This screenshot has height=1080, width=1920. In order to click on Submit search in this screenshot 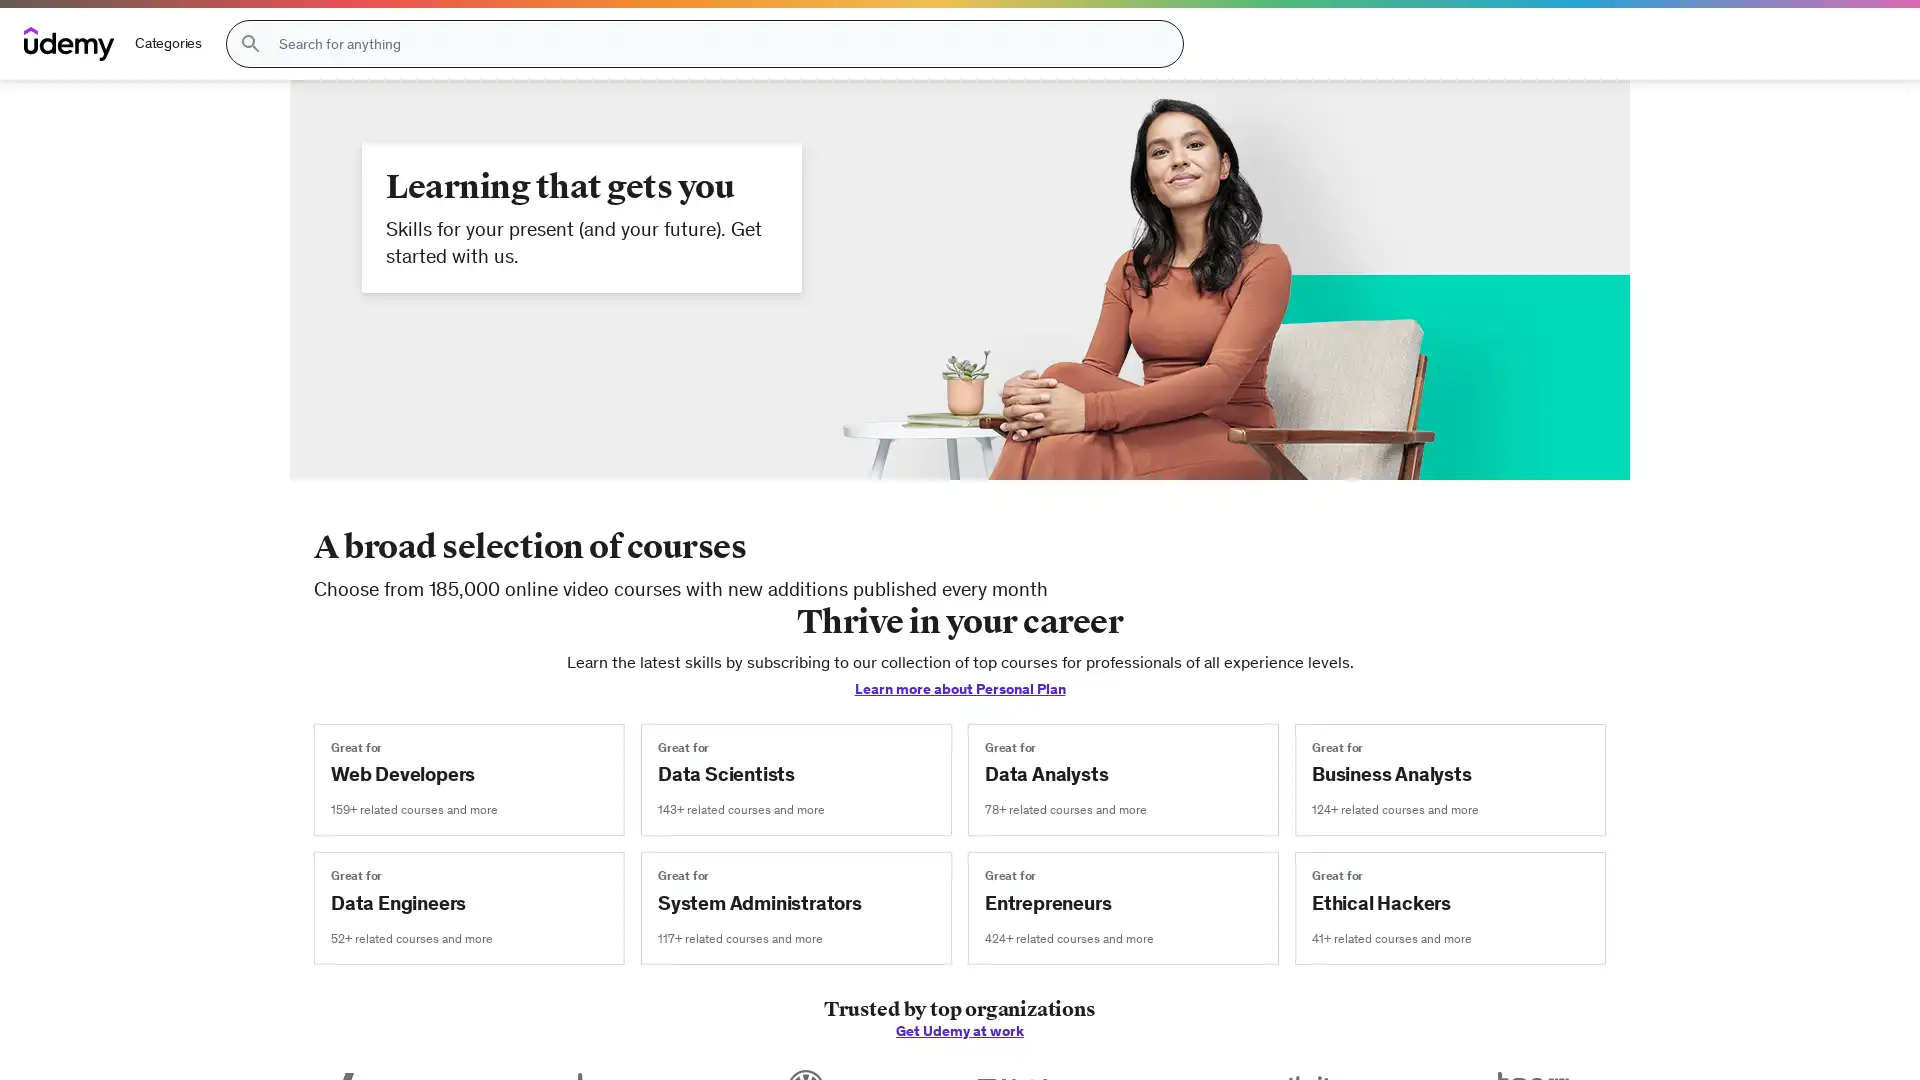, I will do `click(249, 43)`.